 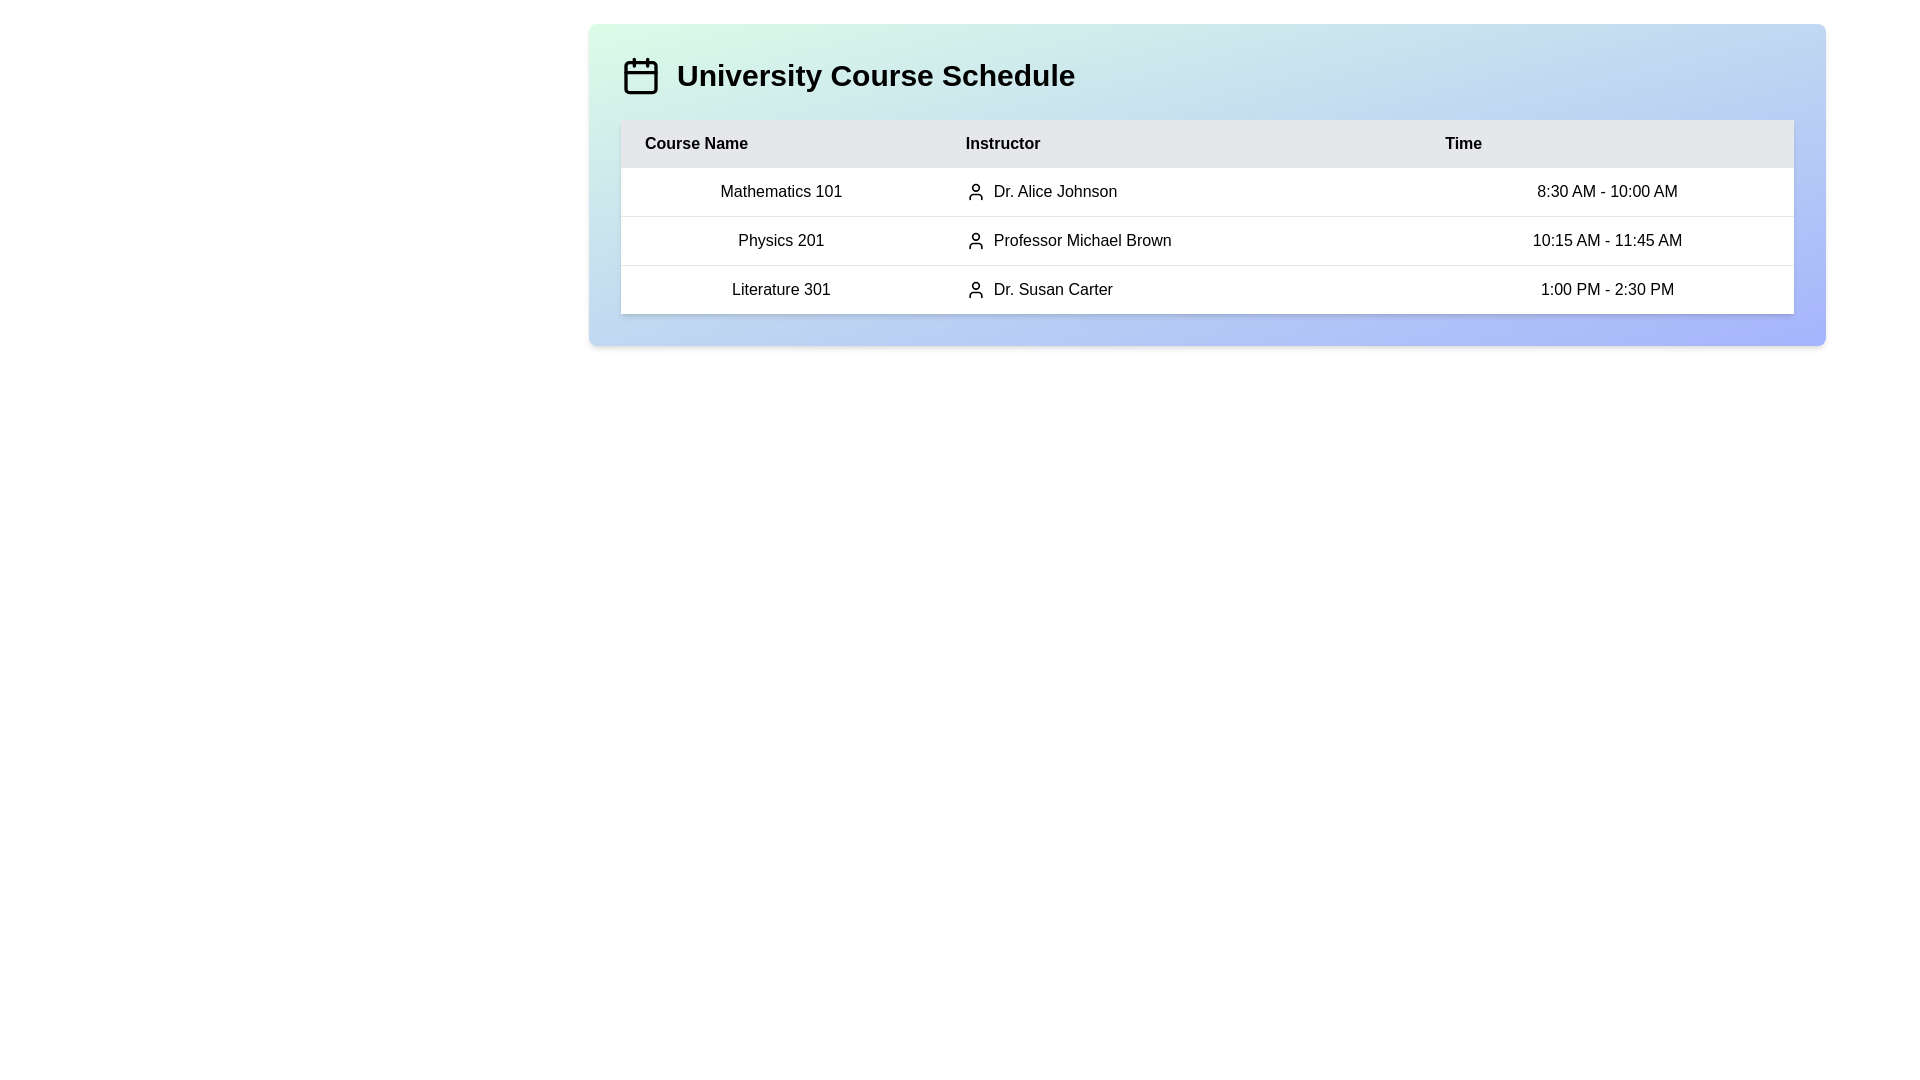 What do you see at coordinates (641, 76) in the screenshot?
I see `the calendar icon located in the top-left corner of the course schedule card, which visually represents the inner part of a calendar icon` at bounding box center [641, 76].